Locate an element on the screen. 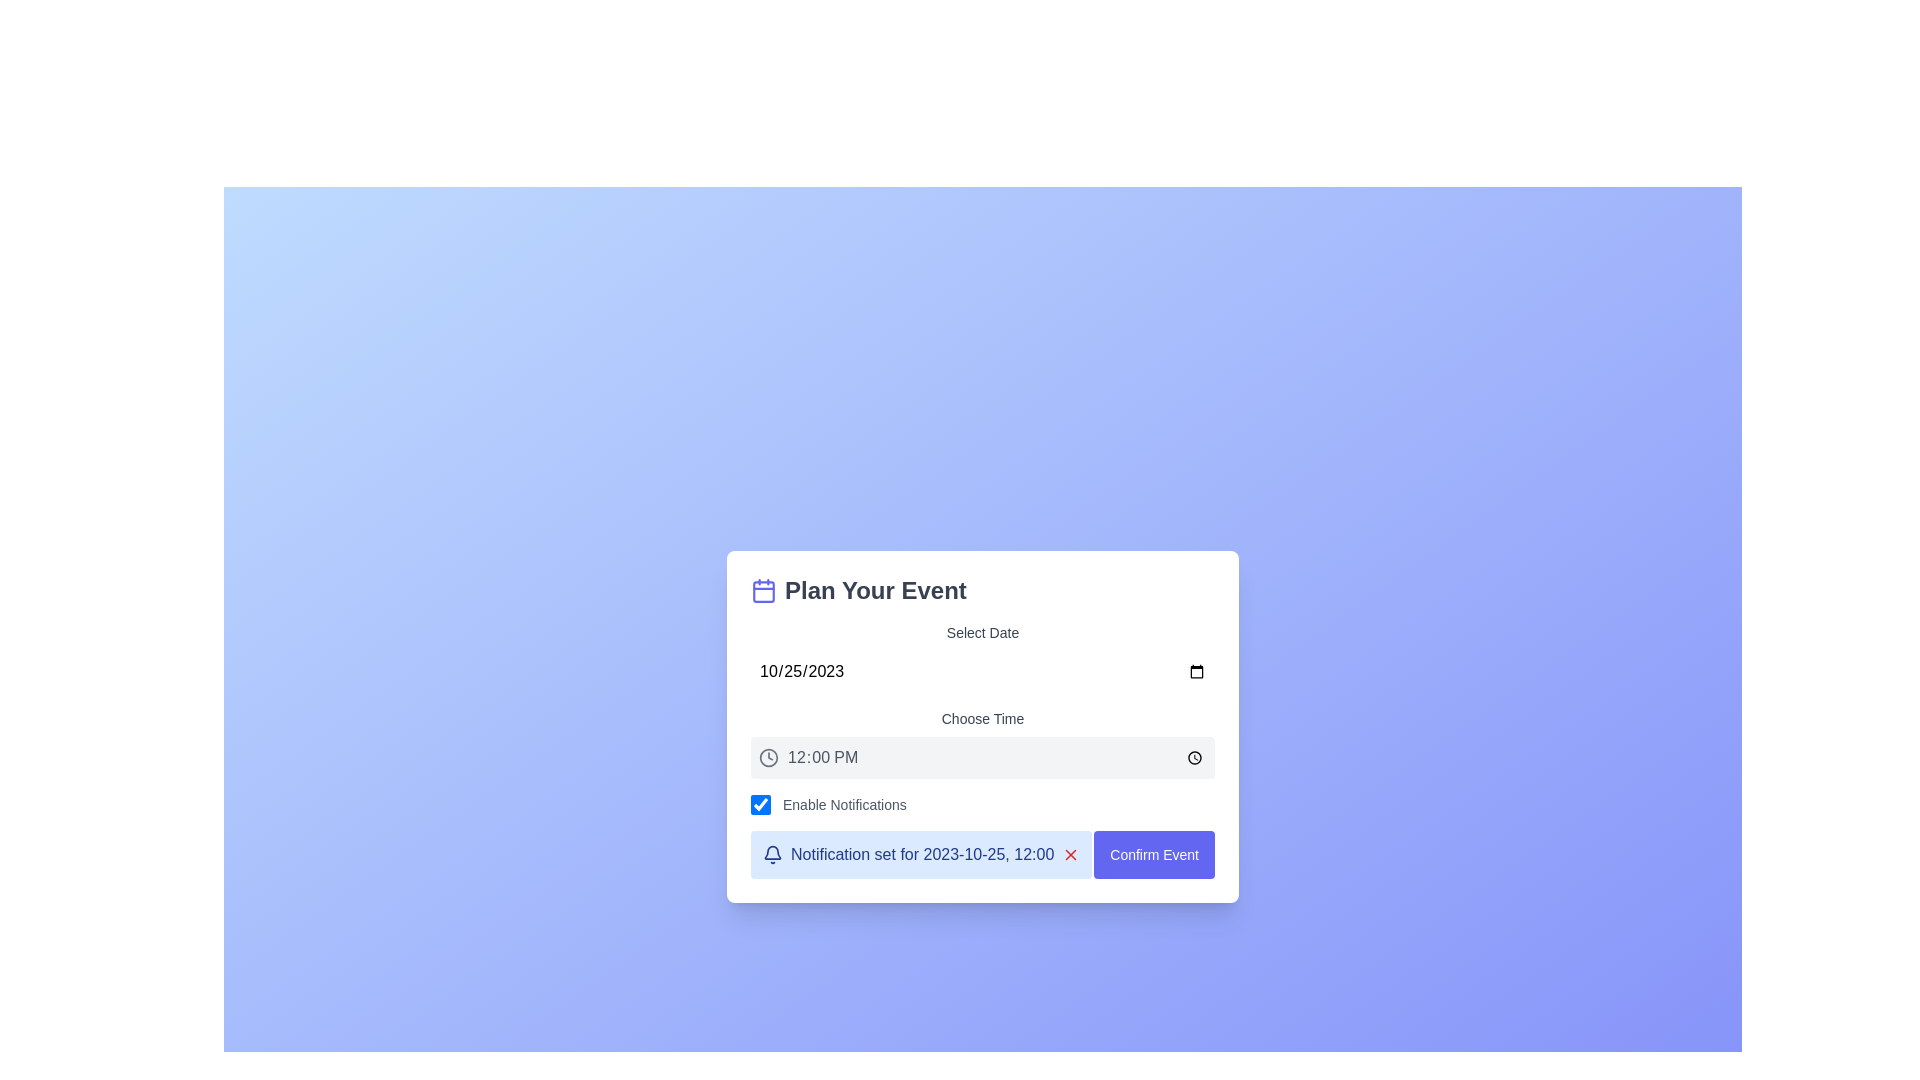  the Date Input Field located under the 'Select Date' title to focus on the input field is located at coordinates (983, 671).